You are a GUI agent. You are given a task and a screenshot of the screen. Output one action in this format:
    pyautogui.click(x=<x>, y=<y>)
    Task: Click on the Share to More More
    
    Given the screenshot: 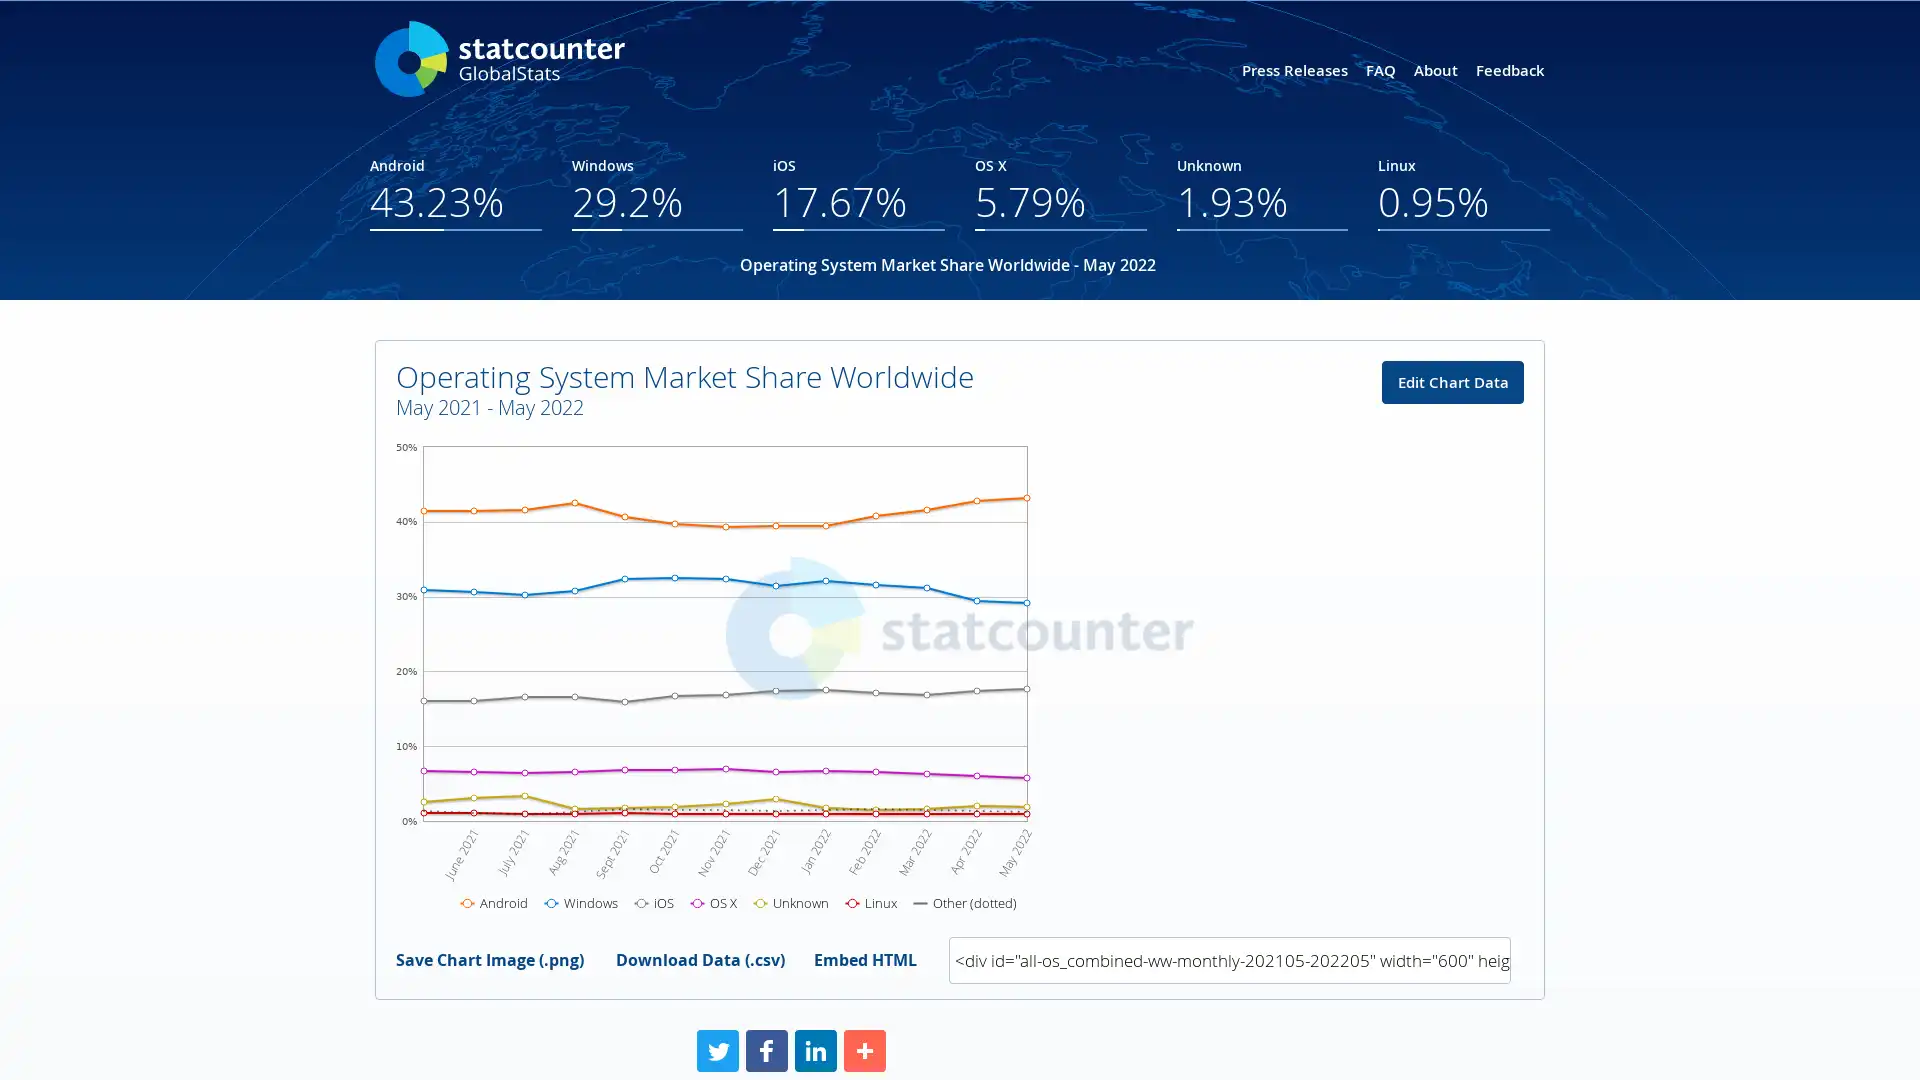 What is the action you would take?
    pyautogui.click(x=1074, y=1049)
    